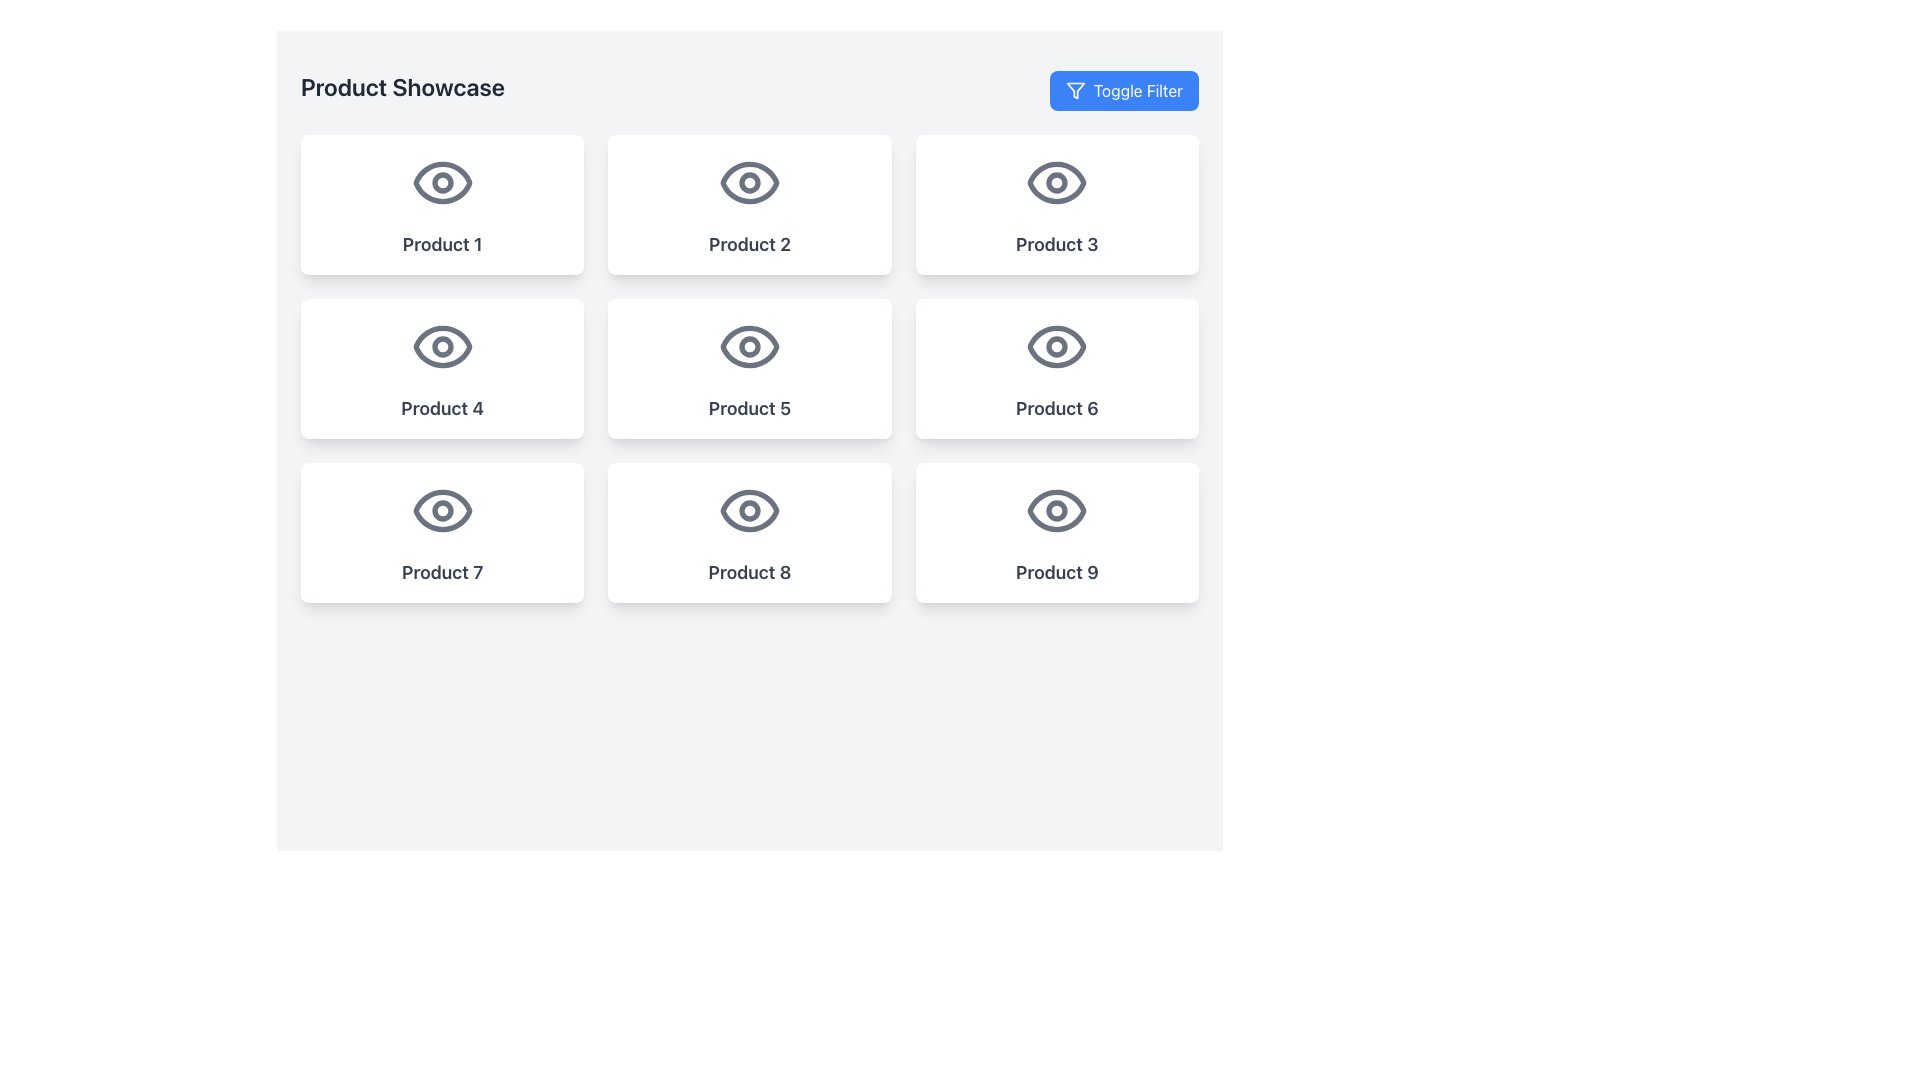  I want to click on the gray eye-shaped icon above the text 'Product 1', so click(441, 182).